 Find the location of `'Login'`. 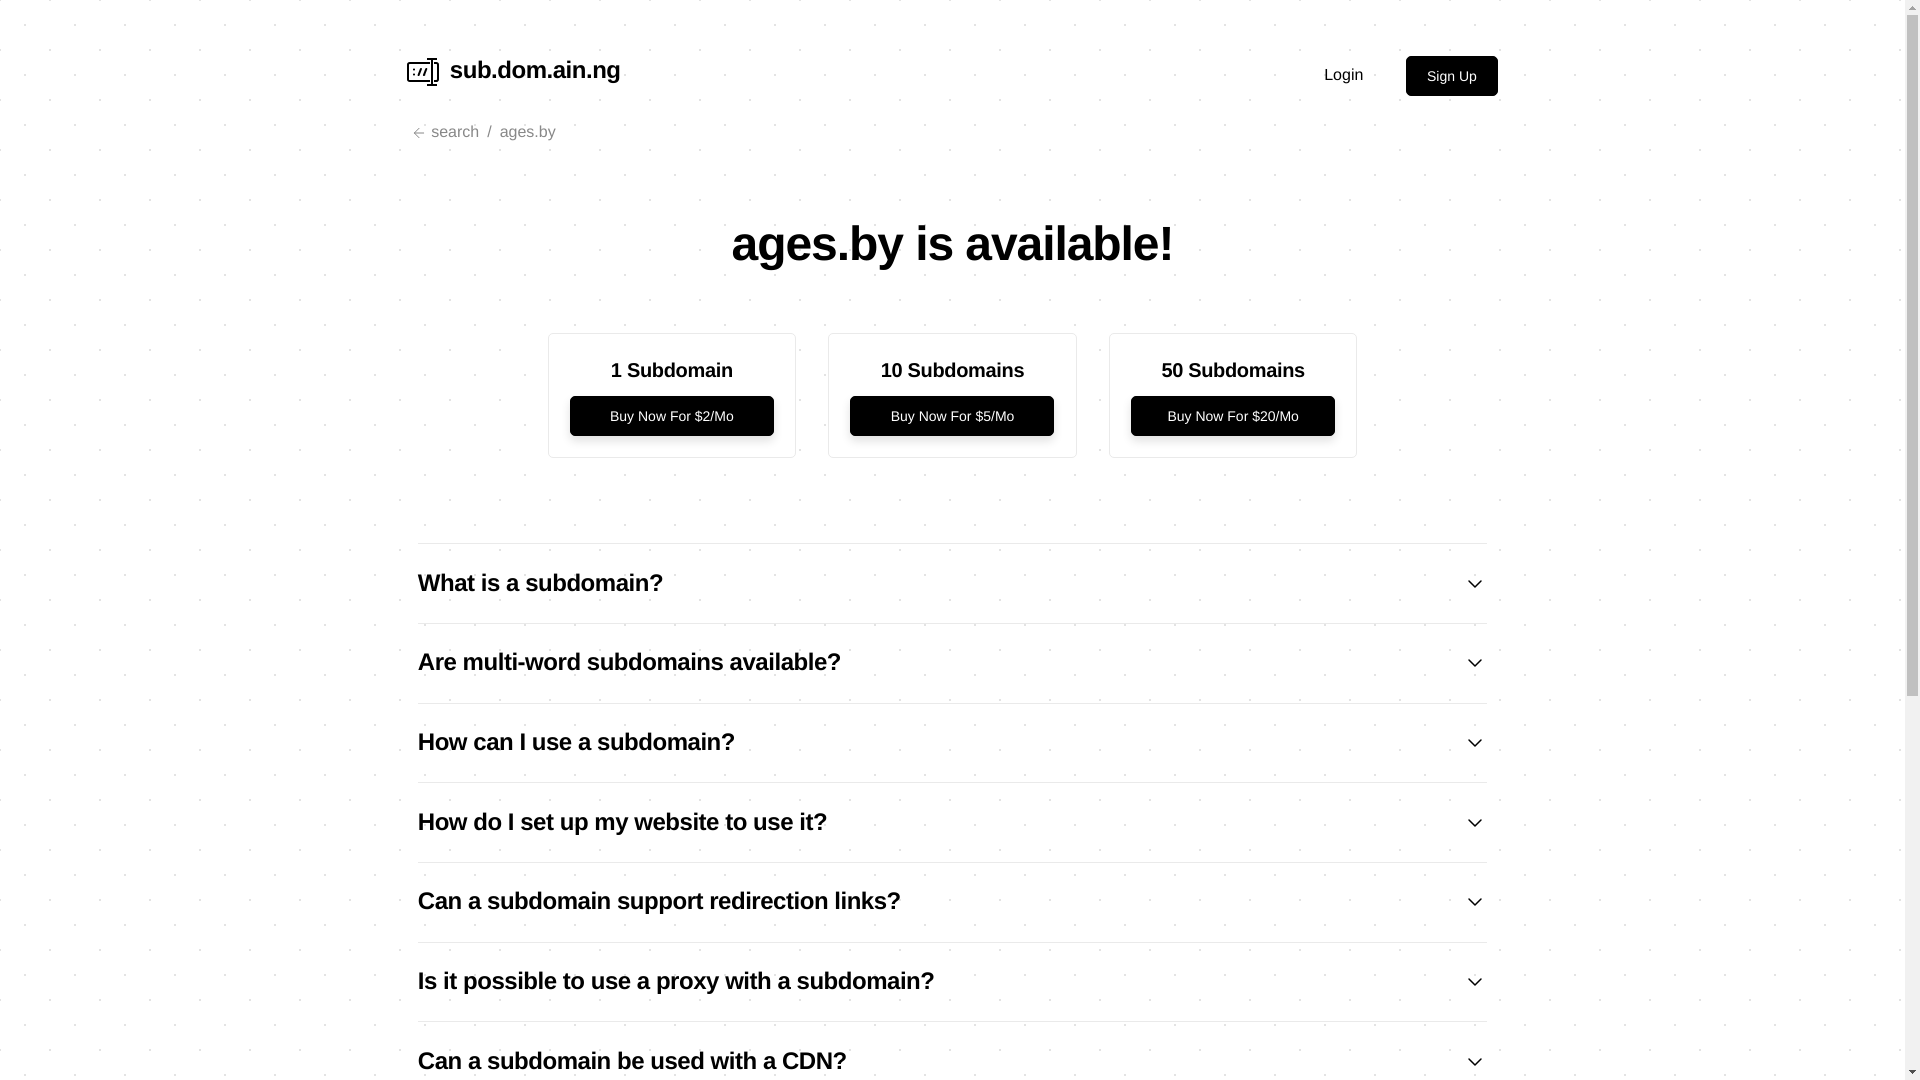

'Login' is located at coordinates (1343, 75).